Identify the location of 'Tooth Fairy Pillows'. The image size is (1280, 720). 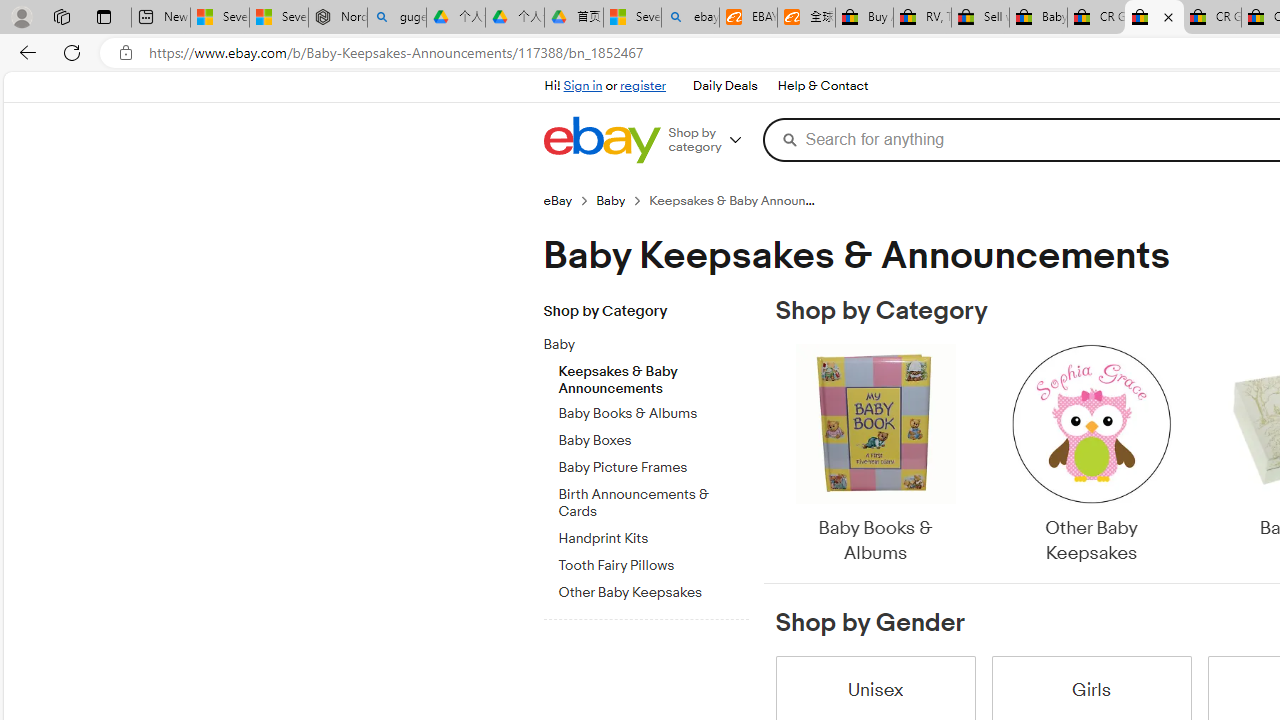
(653, 566).